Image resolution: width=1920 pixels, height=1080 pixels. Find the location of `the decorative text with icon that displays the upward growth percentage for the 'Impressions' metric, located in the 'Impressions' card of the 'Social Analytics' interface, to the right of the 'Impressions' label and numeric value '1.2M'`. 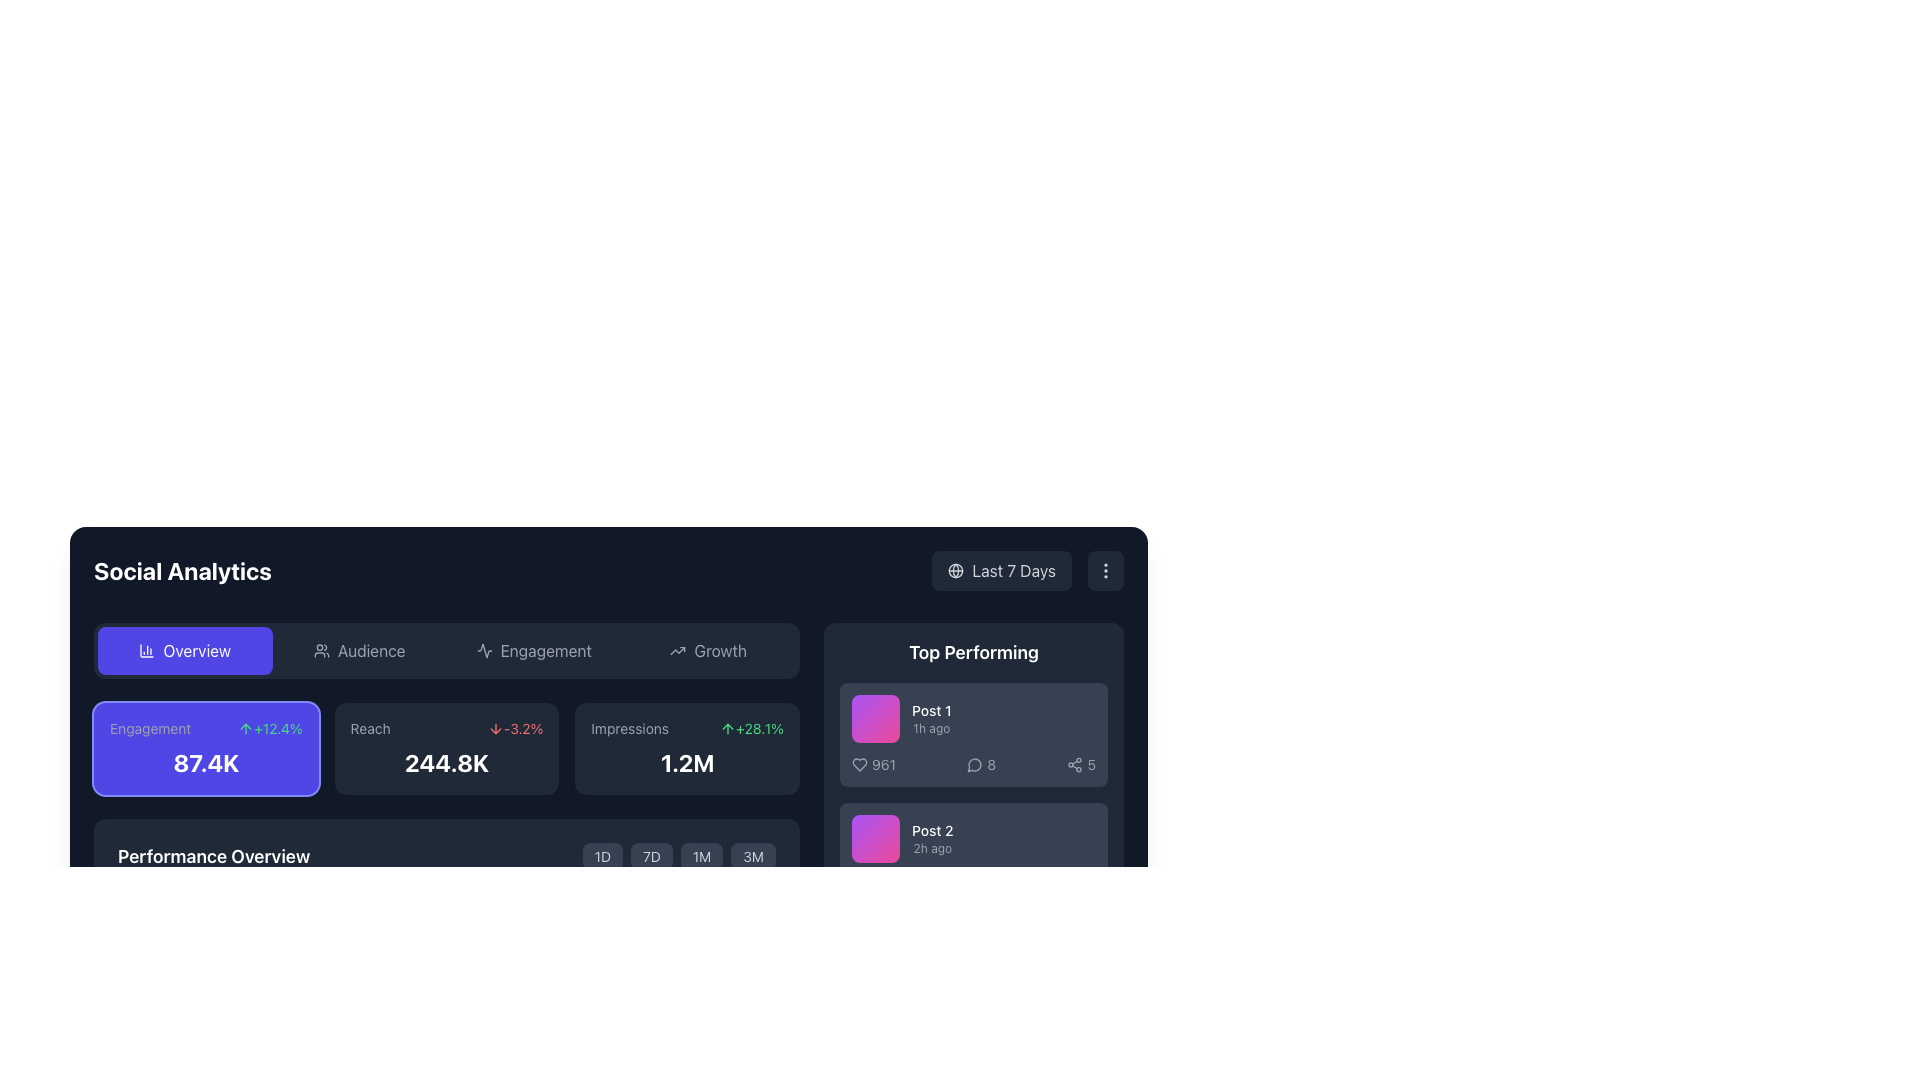

the decorative text with icon that displays the upward growth percentage for the 'Impressions' metric, located in the 'Impressions' card of the 'Social Analytics' interface, to the right of the 'Impressions' label and numeric value '1.2M' is located at coordinates (751, 729).